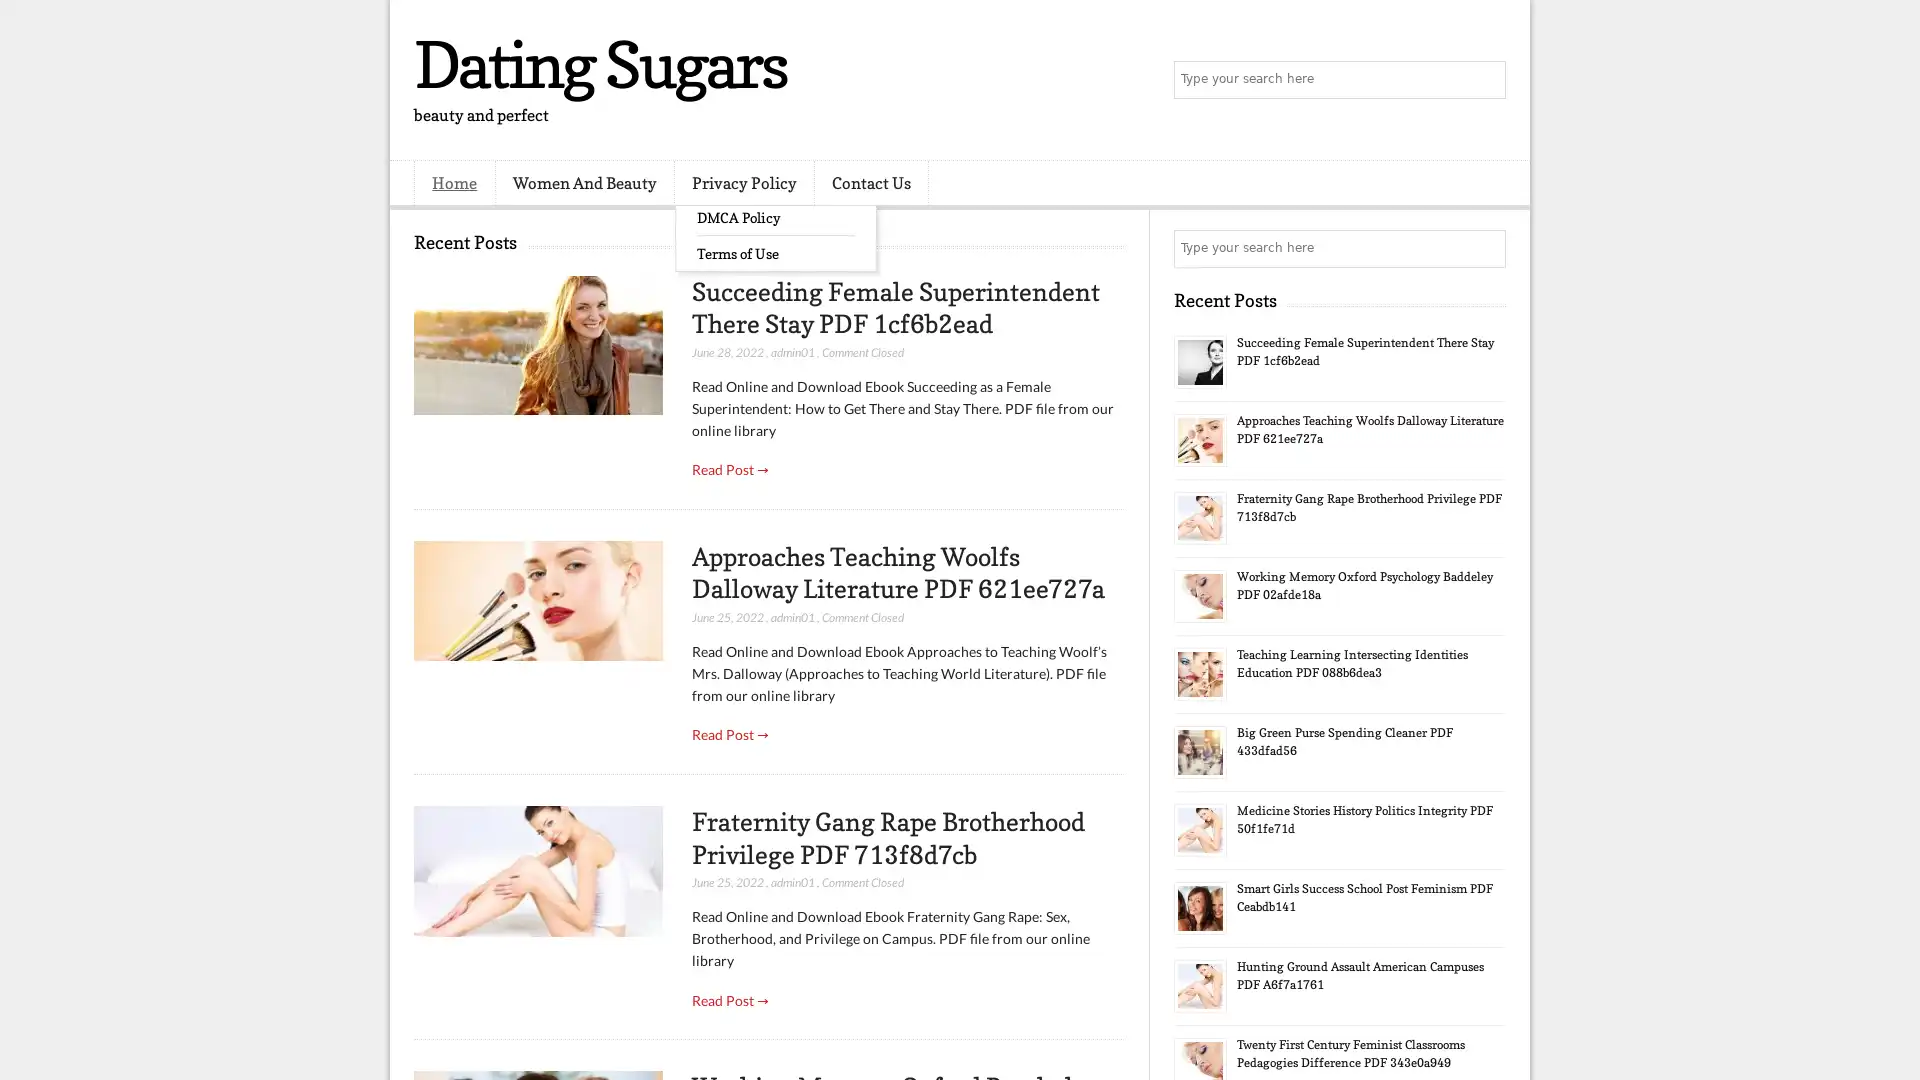 The image size is (1920, 1080). I want to click on Search, so click(1485, 80).